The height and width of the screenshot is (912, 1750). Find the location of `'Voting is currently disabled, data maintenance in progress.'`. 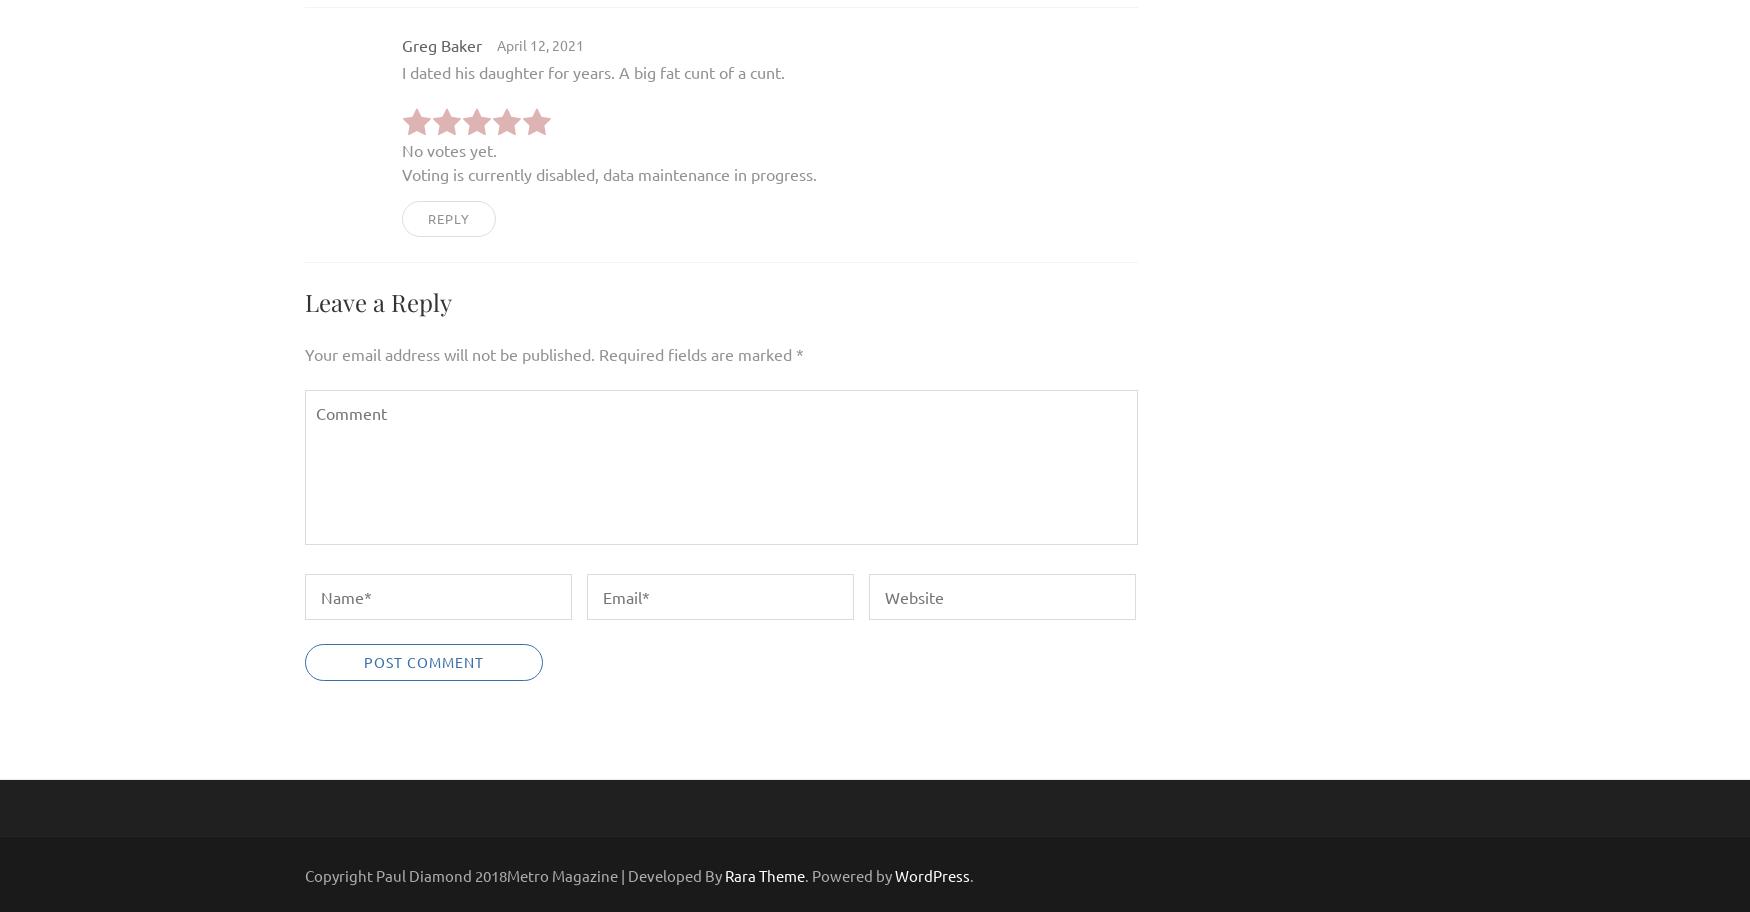

'Voting is currently disabled, data maintenance in progress.' is located at coordinates (400, 173).